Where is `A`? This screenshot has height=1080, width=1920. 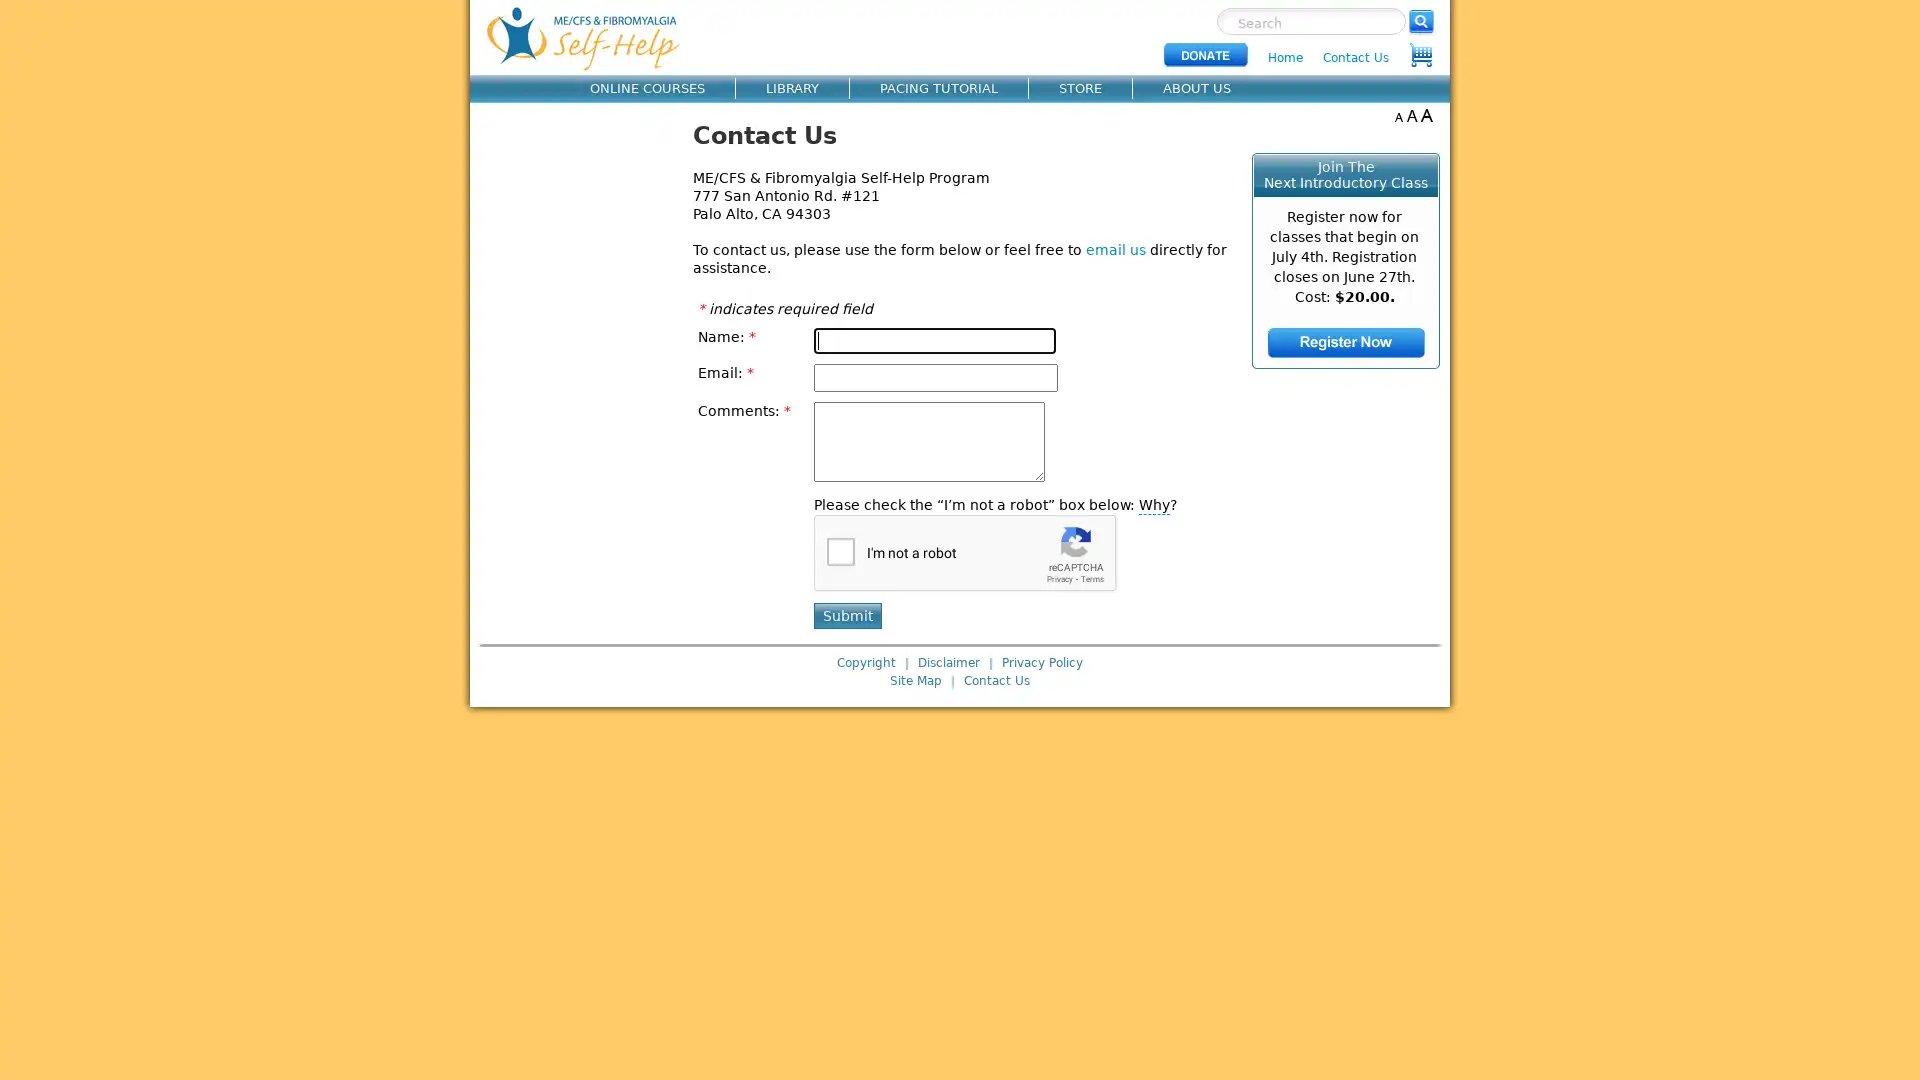 A is located at coordinates (1397, 115).